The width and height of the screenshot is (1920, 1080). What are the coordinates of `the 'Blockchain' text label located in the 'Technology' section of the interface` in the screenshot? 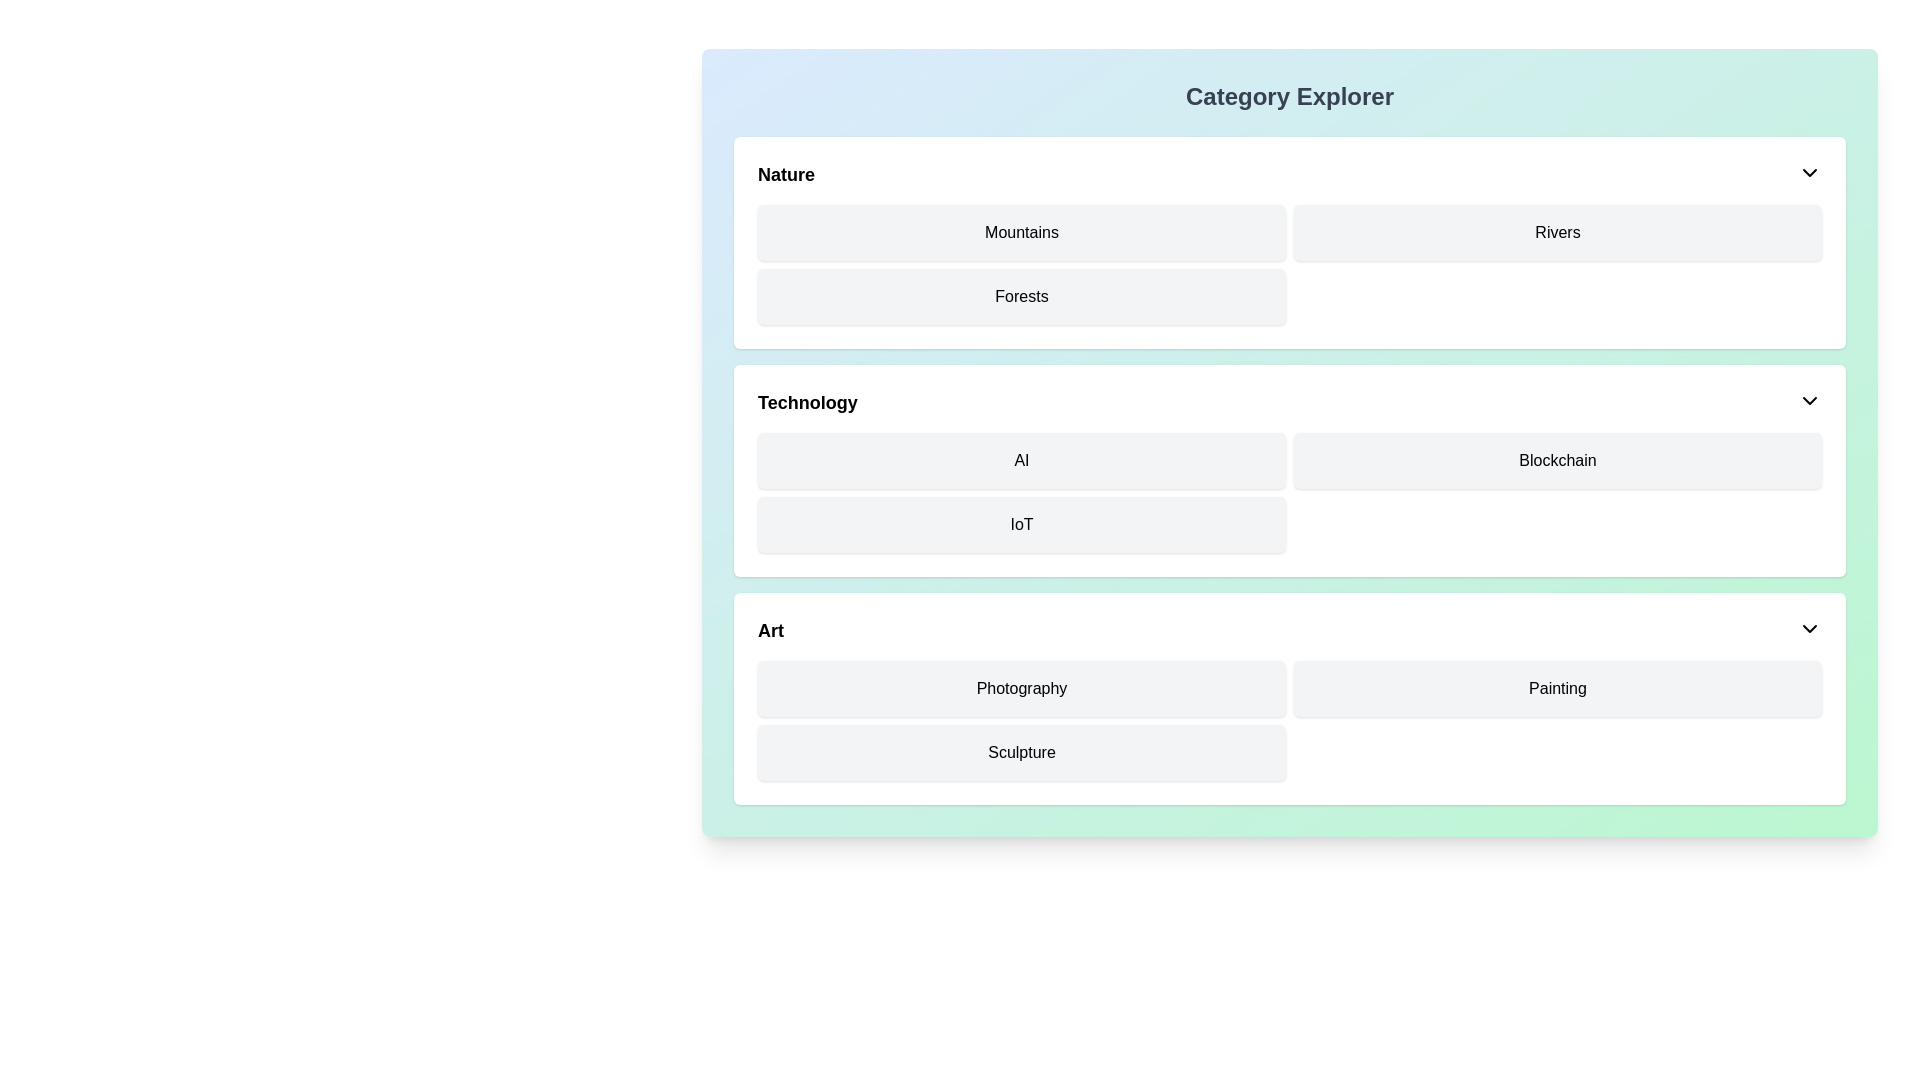 It's located at (1557, 461).